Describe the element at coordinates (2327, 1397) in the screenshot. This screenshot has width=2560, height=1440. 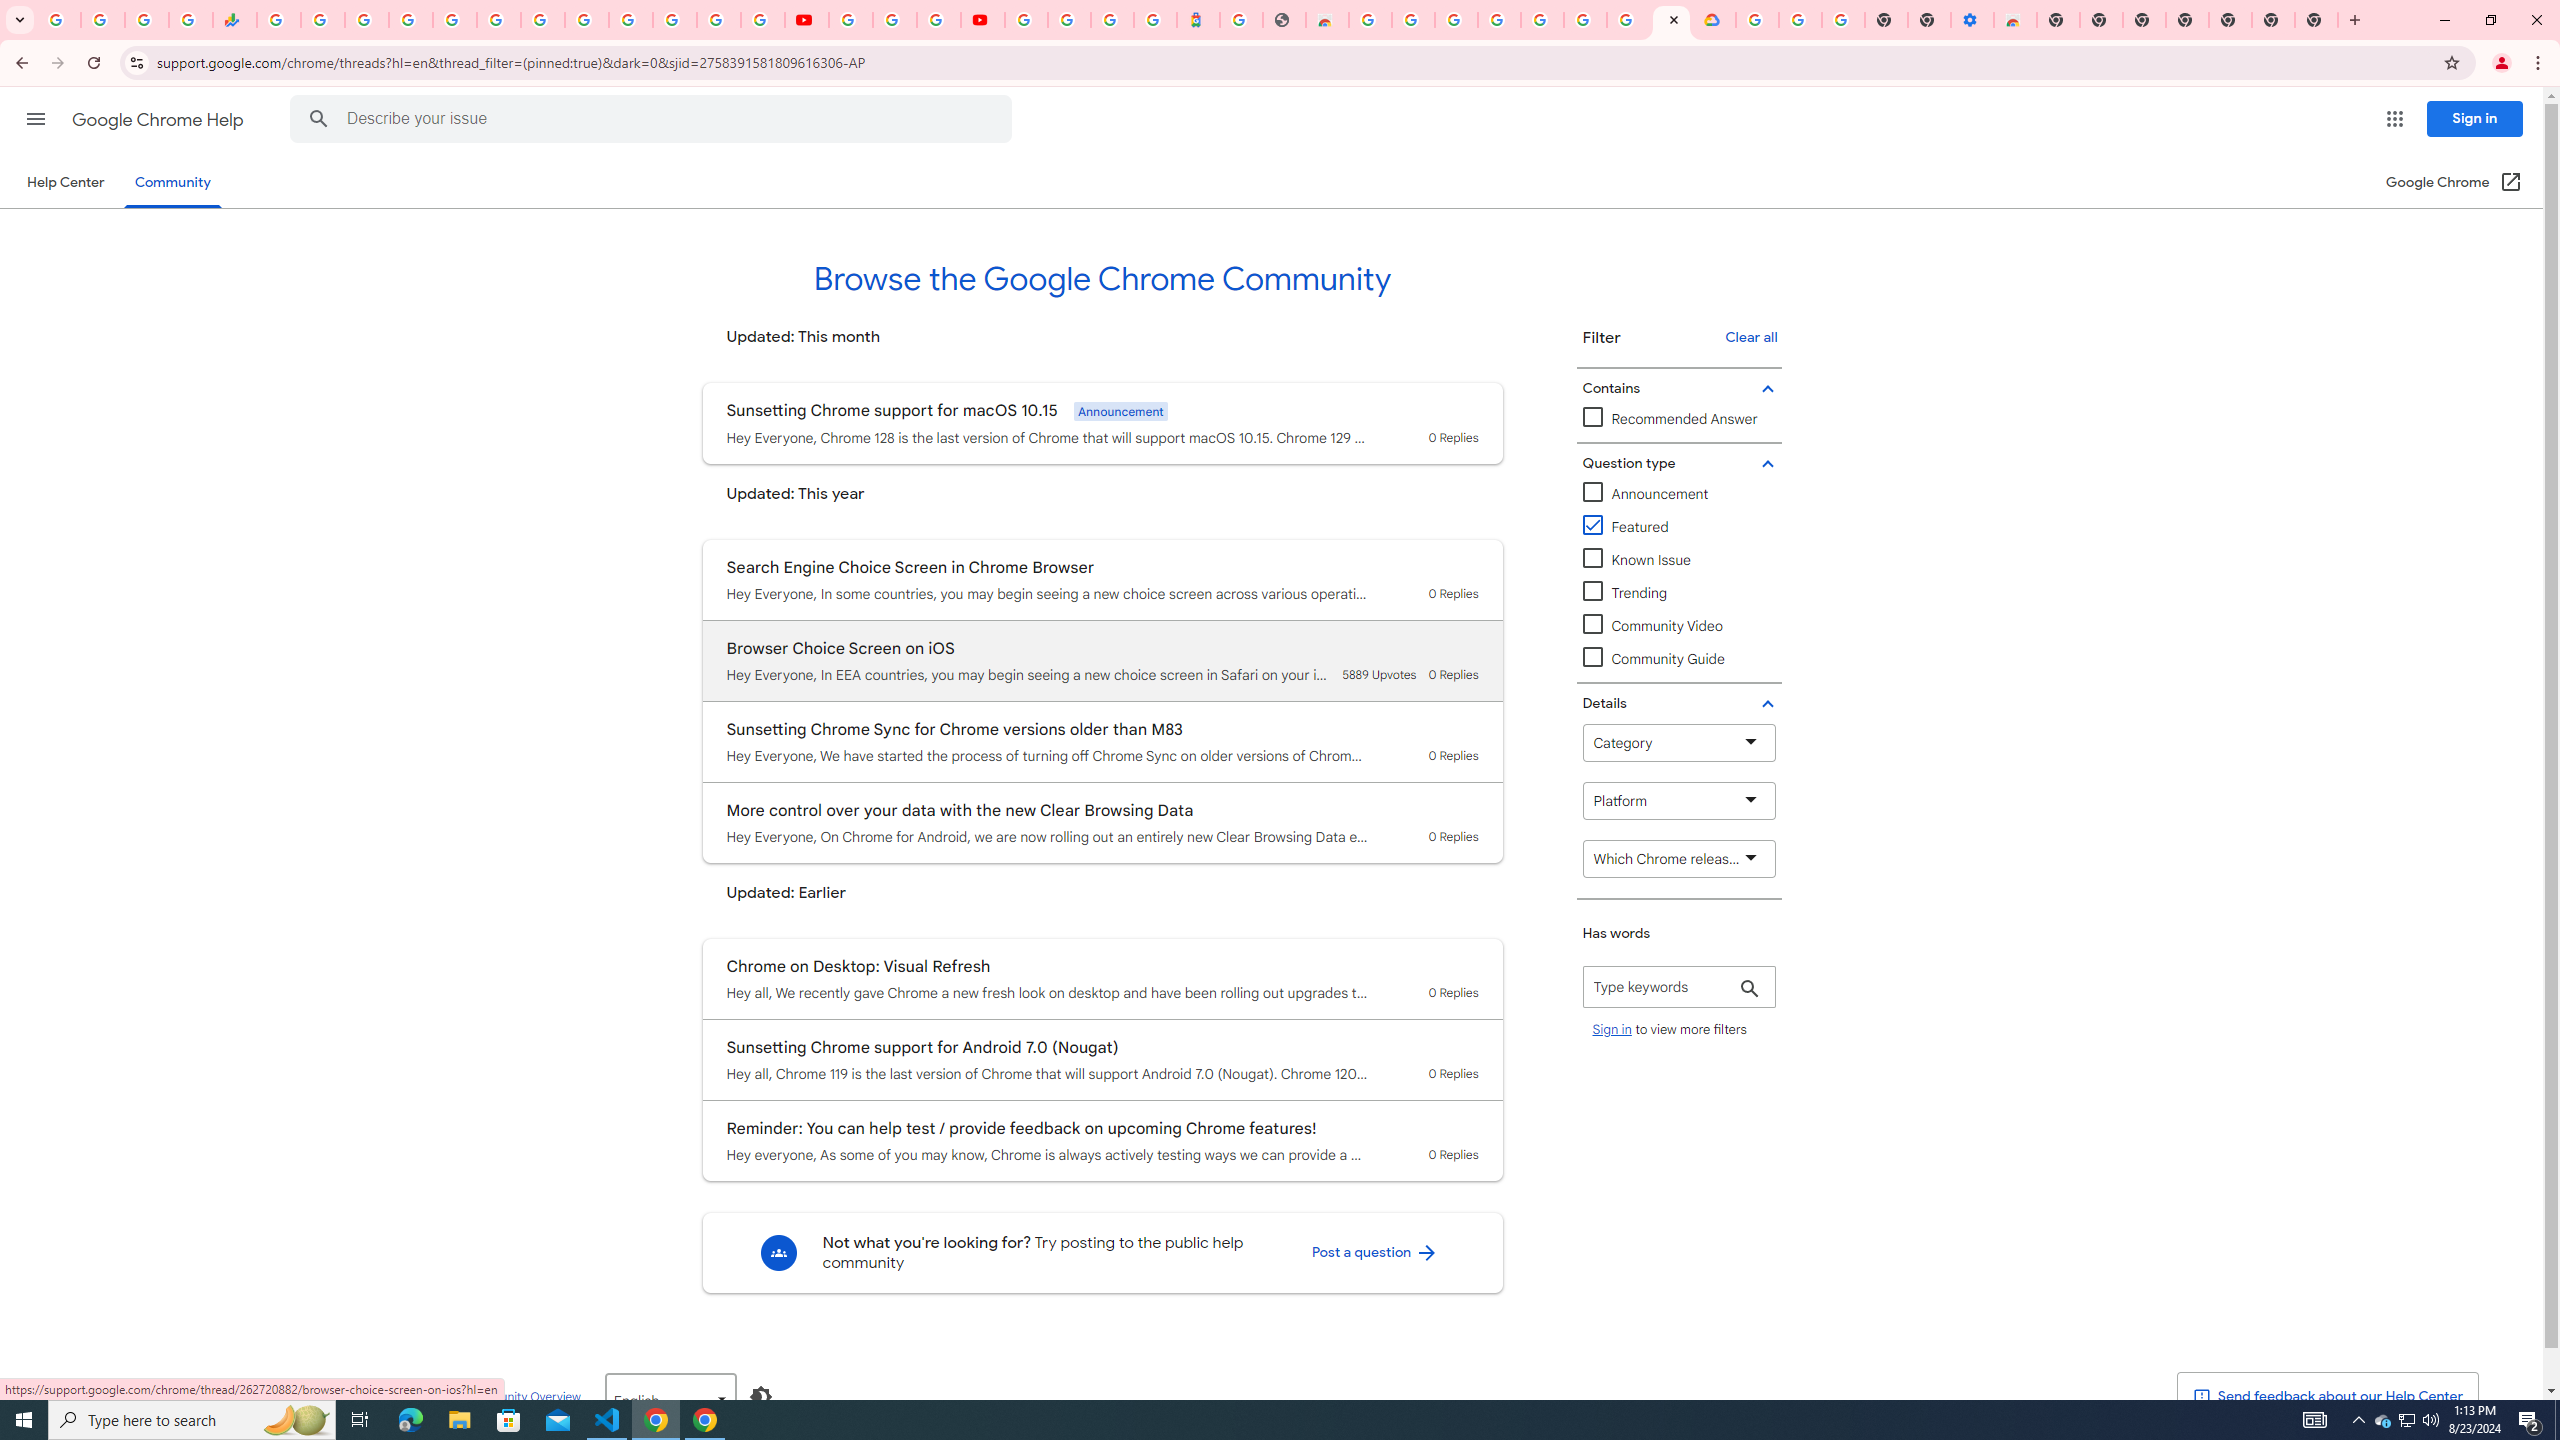
I see `' Send feedback about our Help Center'` at that location.